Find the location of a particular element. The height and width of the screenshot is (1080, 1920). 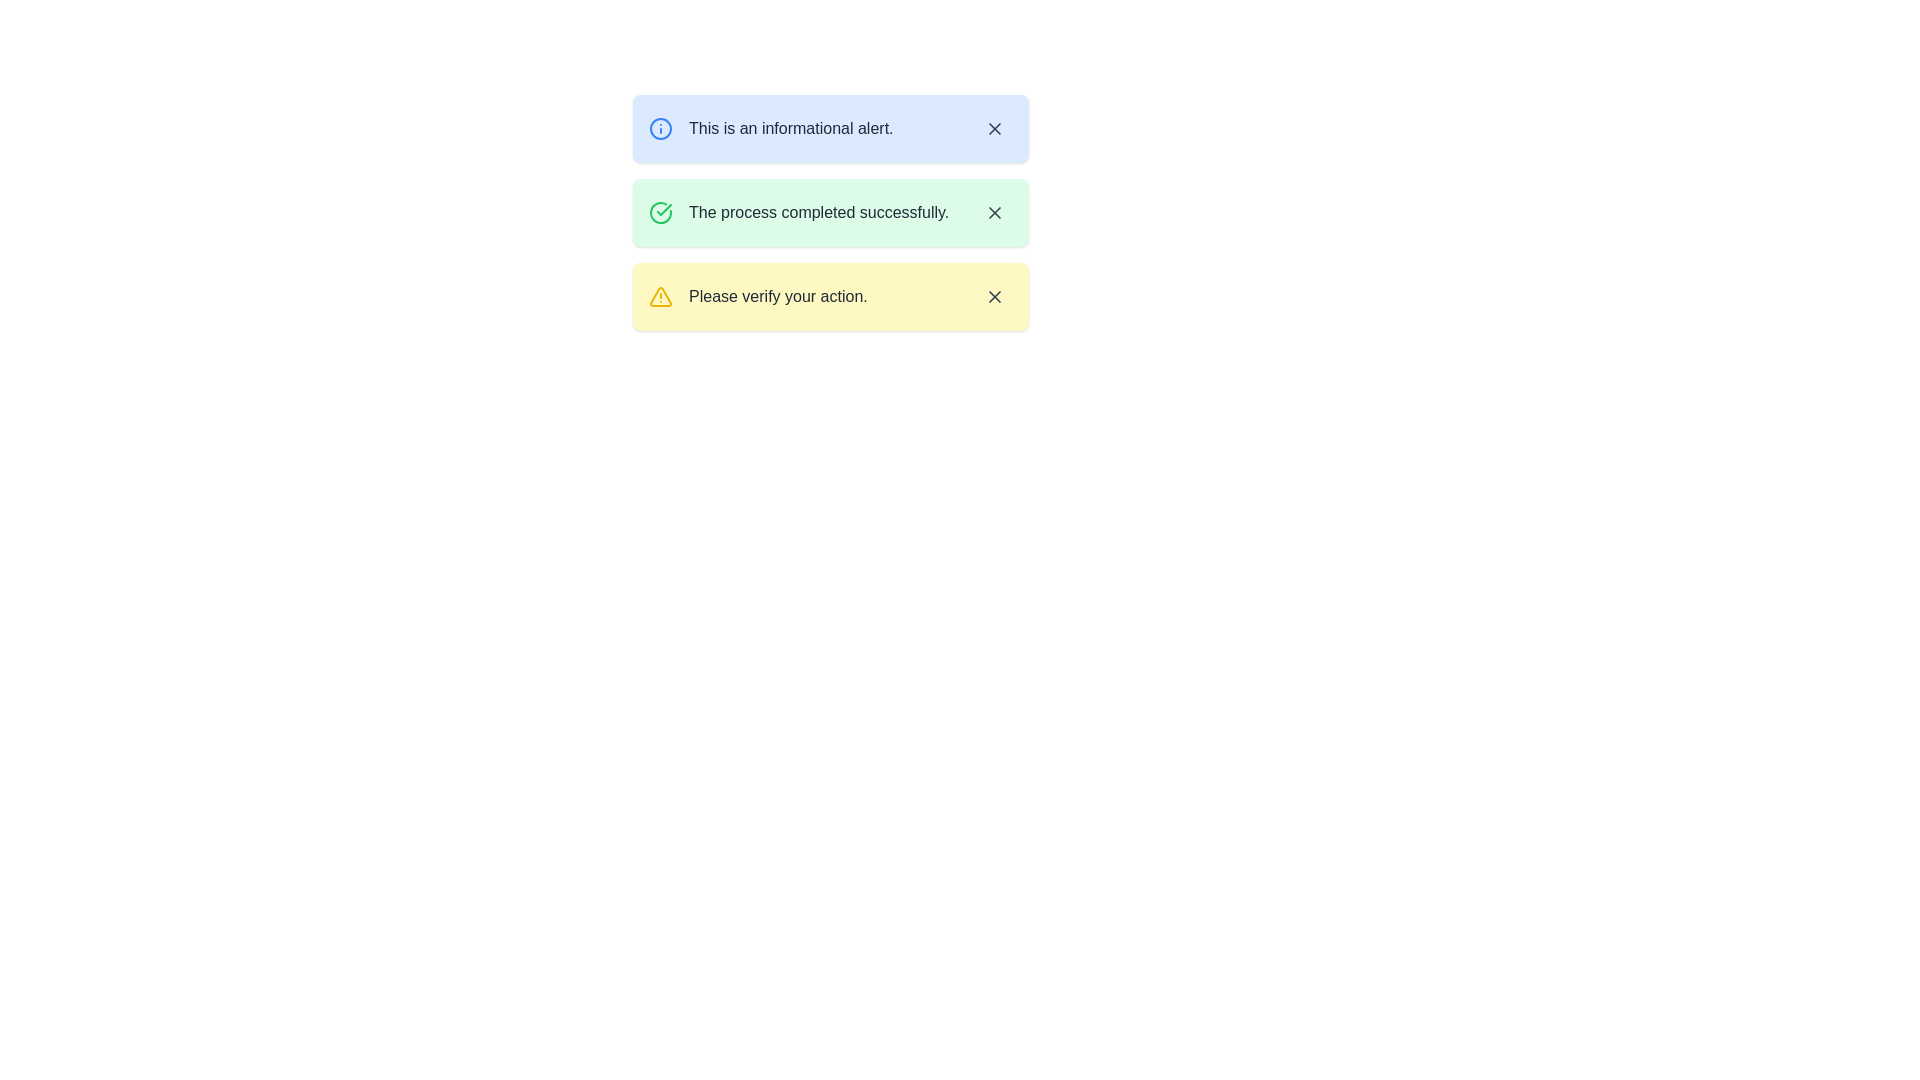

the 'X' icon button in the top-right corner of the blue informational alert box is located at coordinates (994, 128).